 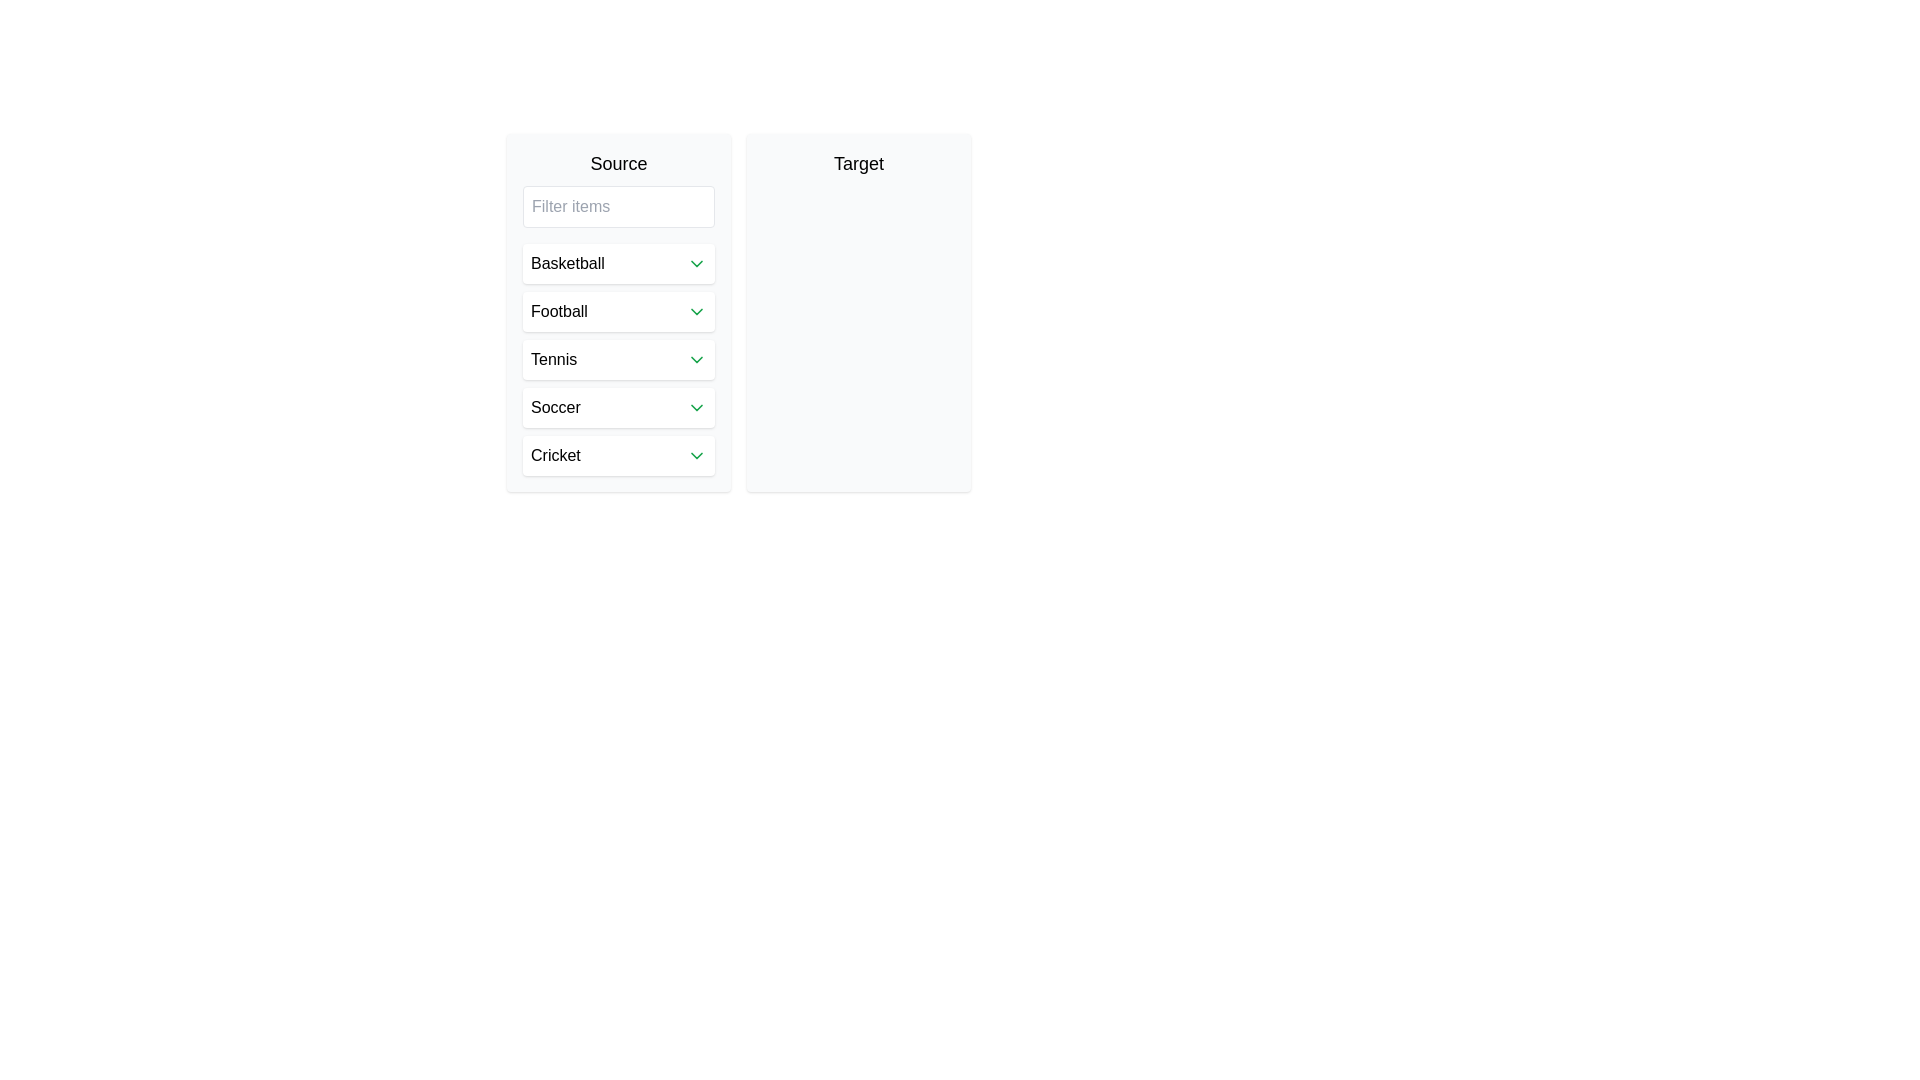 What do you see at coordinates (696, 358) in the screenshot?
I see `the downward-facing chevron icon in the 'Tennis' row` at bounding box center [696, 358].